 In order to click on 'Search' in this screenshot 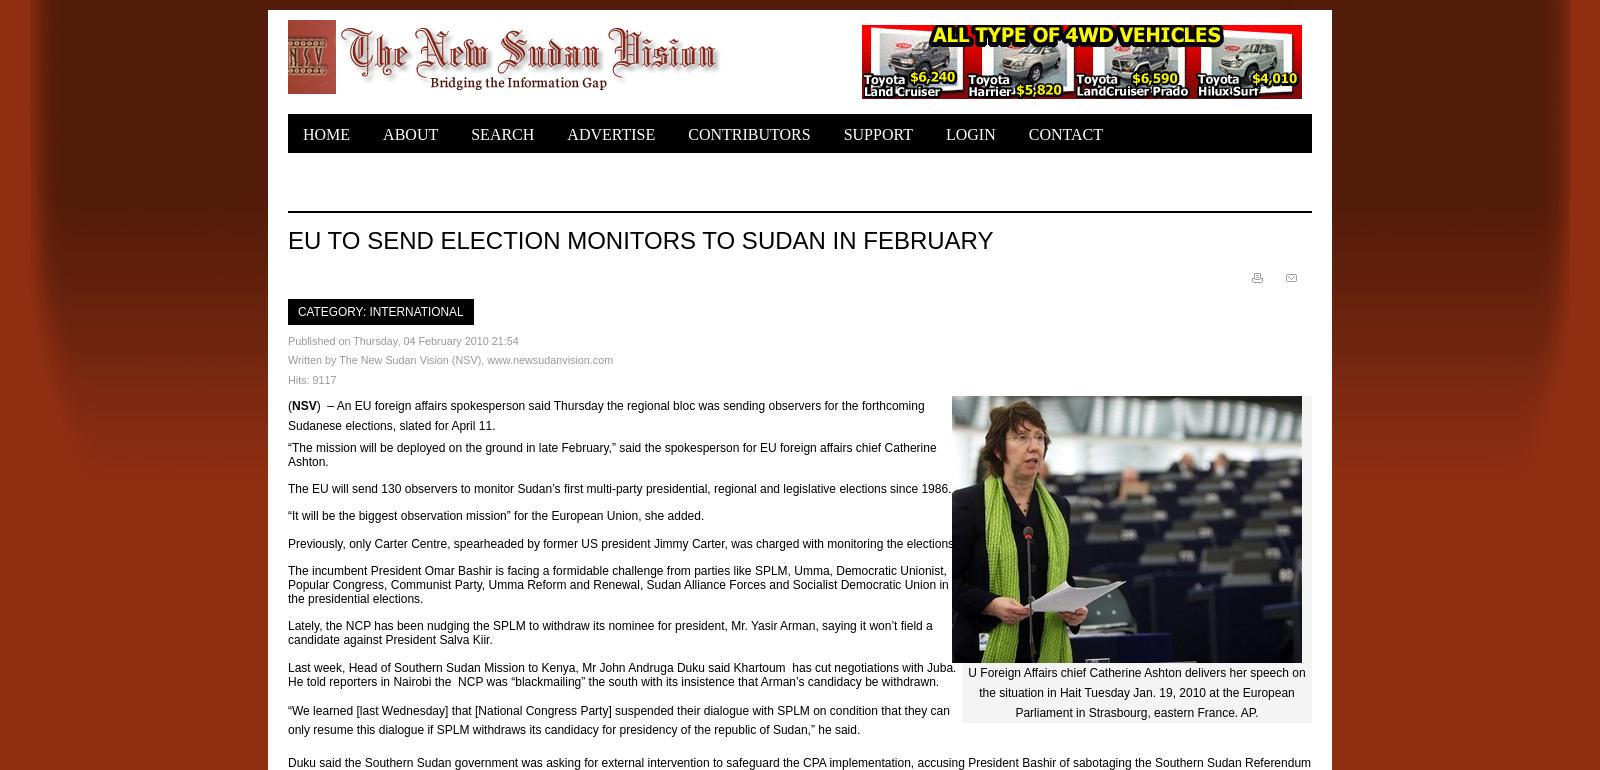, I will do `click(501, 134)`.